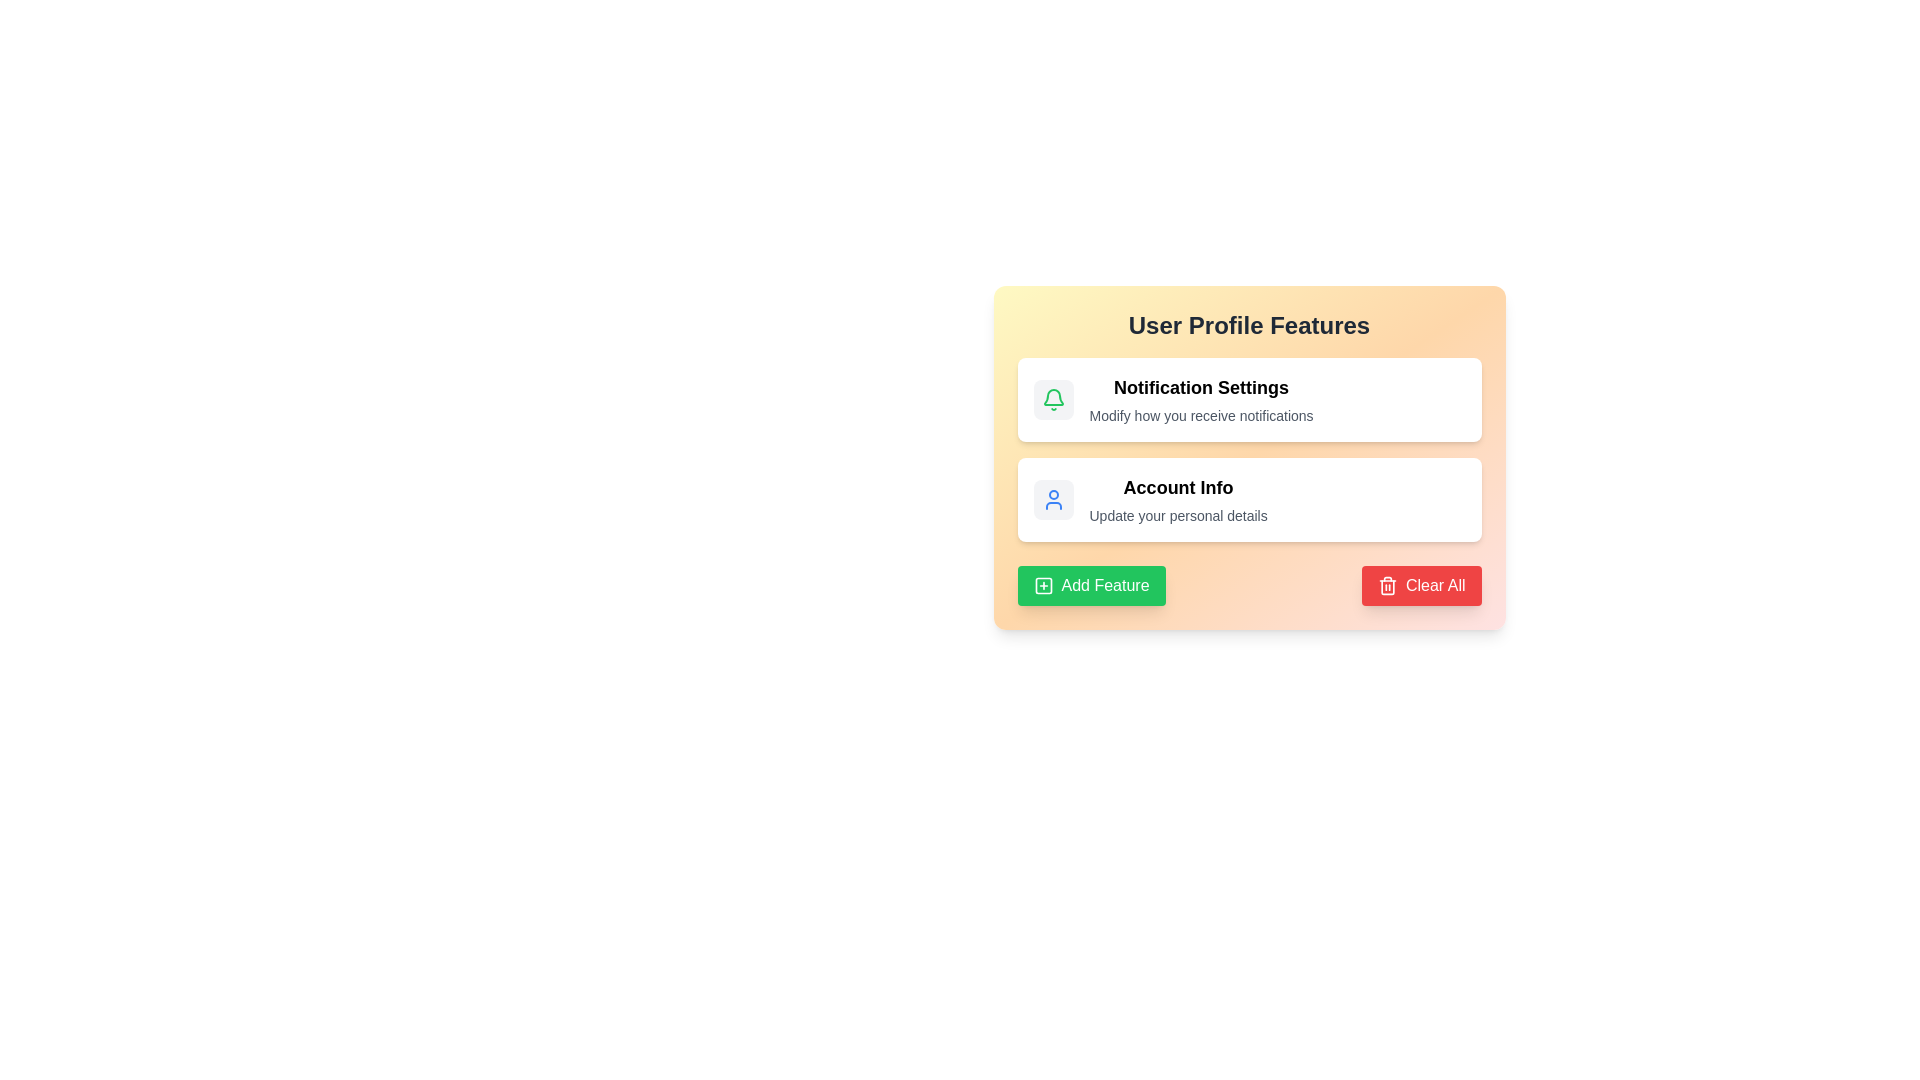 The image size is (1920, 1080). I want to click on the green 'Add Feature' button with a white icon and text, so click(1090, 585).